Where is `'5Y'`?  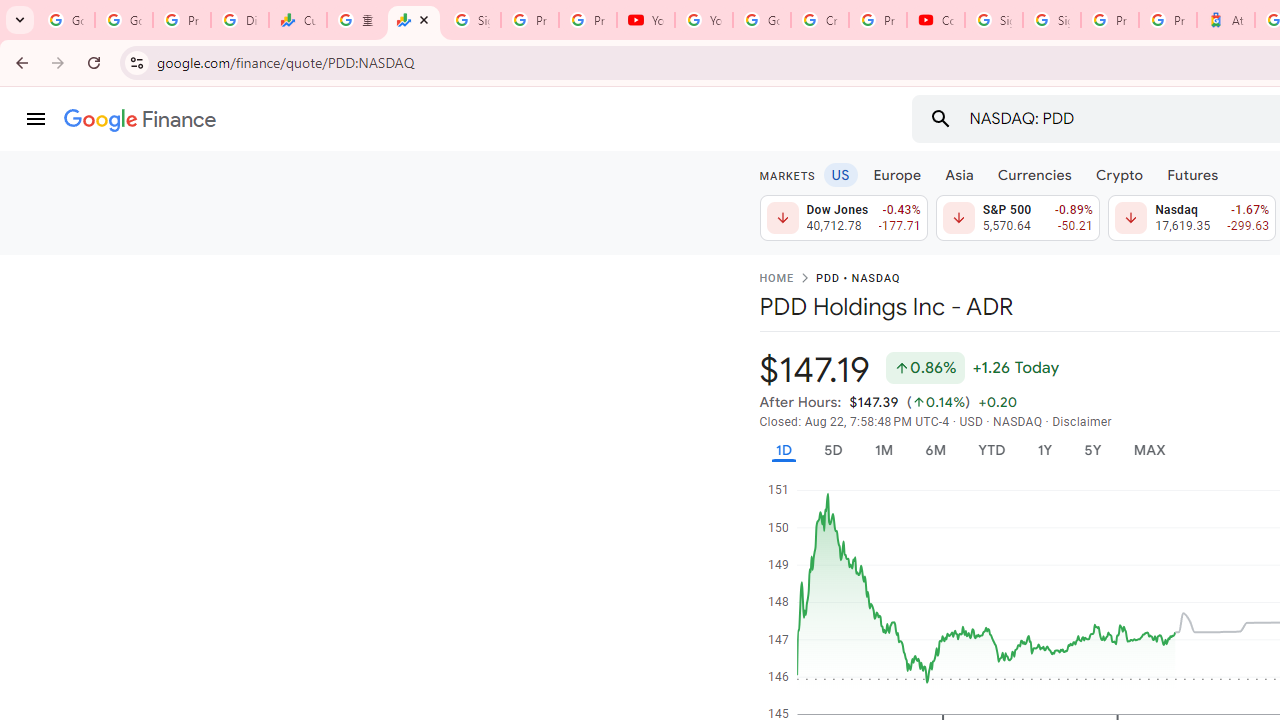
'5Y' is located at coordinates (1091, 450).